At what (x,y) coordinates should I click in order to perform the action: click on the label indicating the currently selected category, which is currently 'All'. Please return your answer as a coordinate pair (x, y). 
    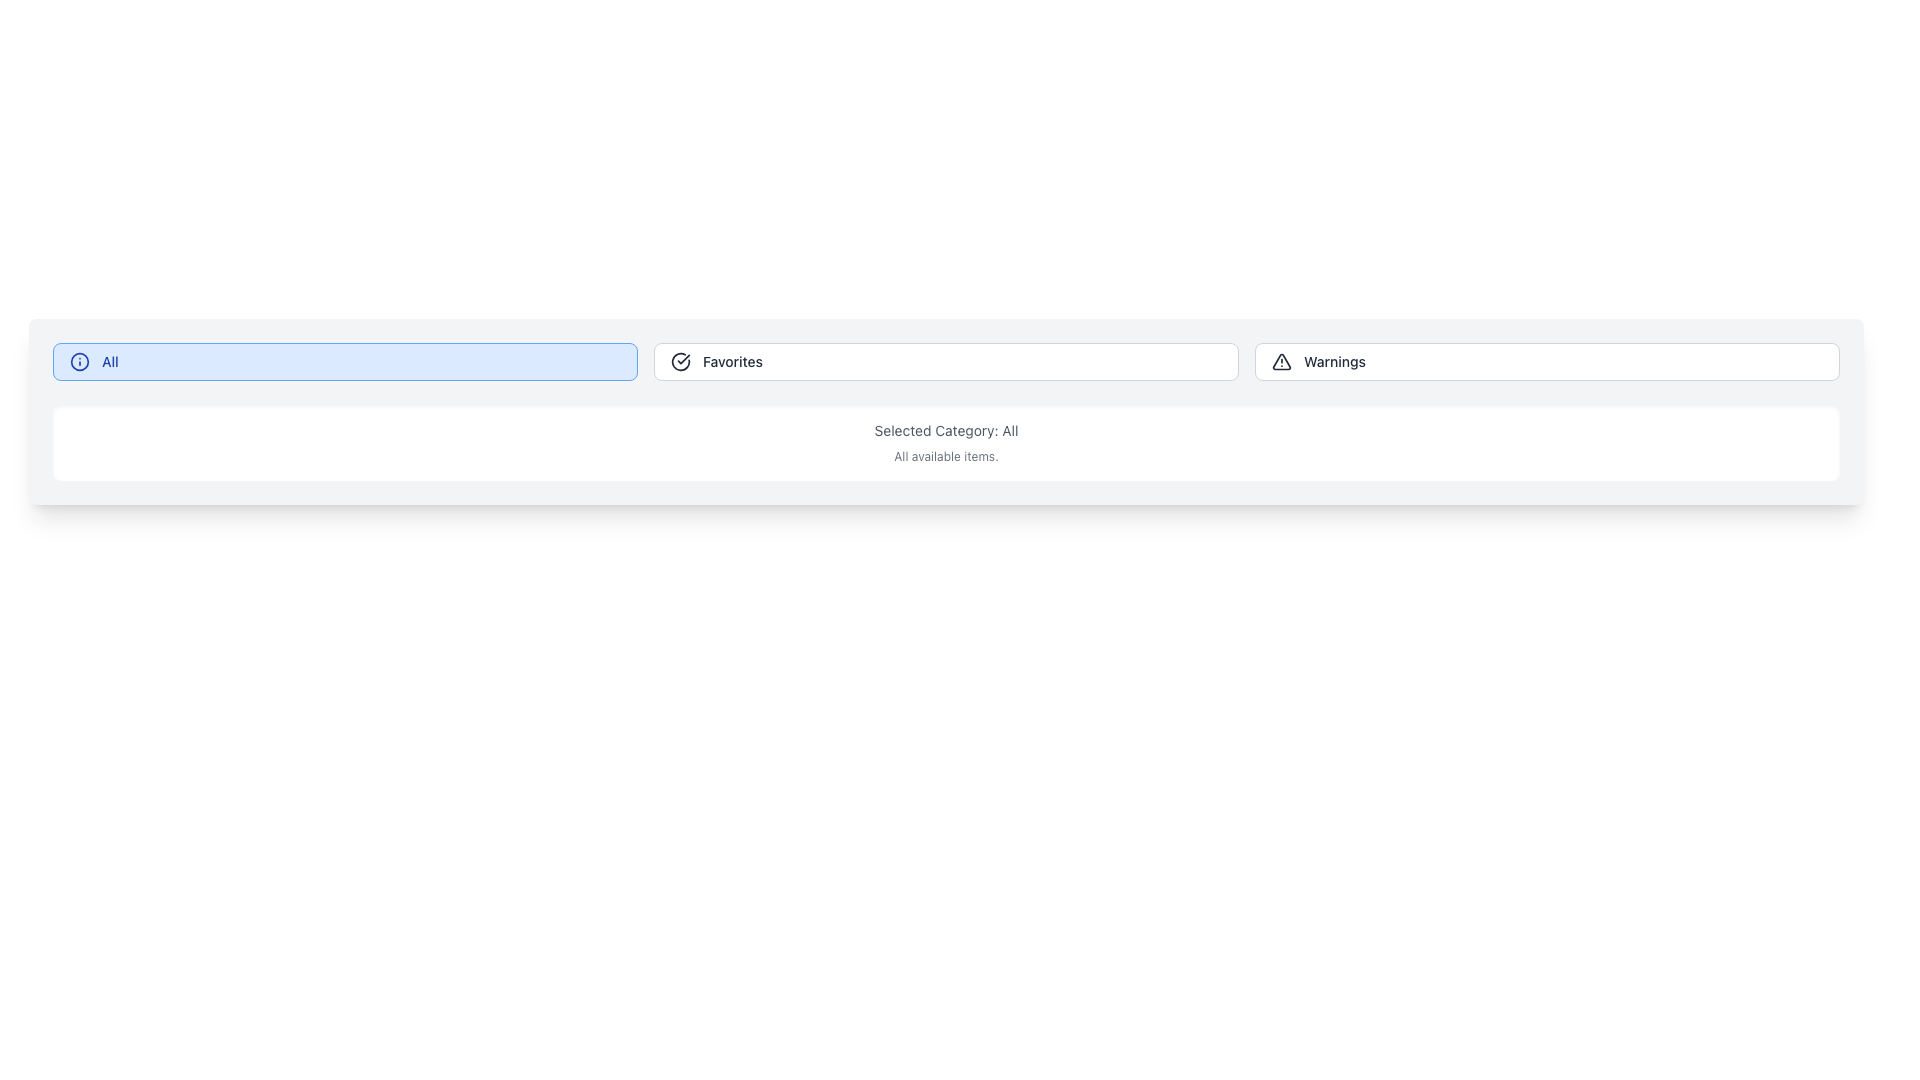
    Looking at the image, I should click on (945, 430).